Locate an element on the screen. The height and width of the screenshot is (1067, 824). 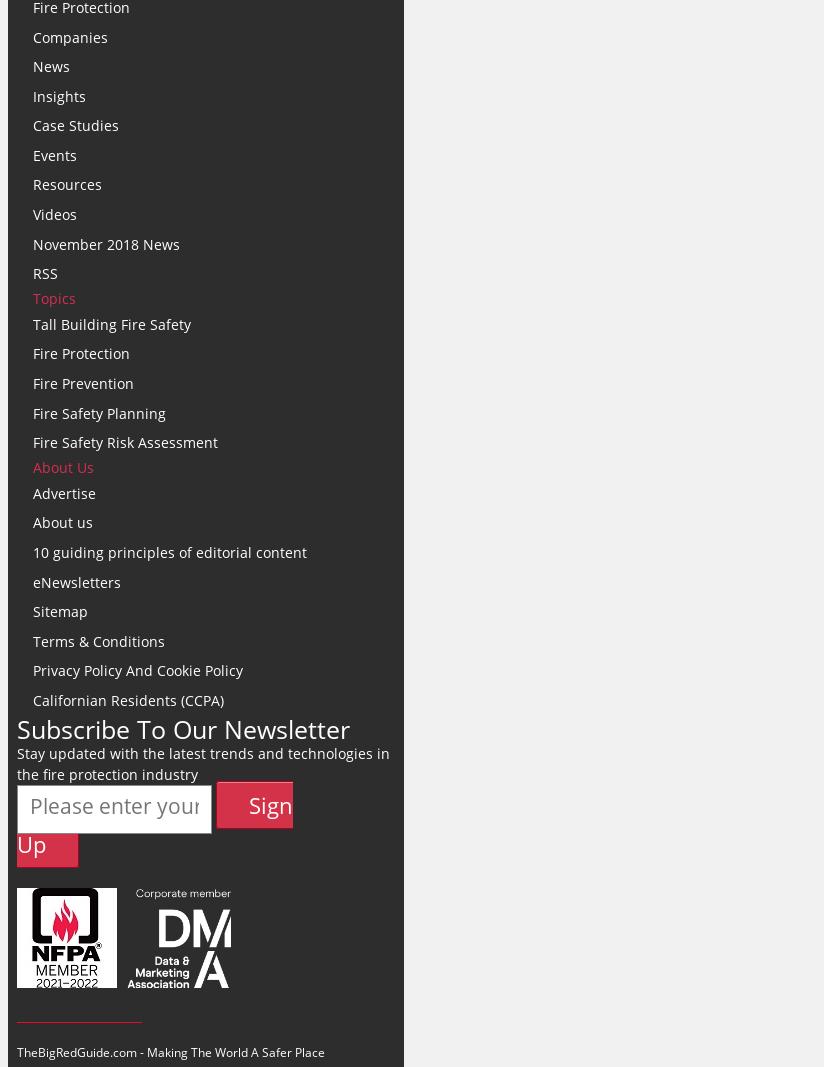
'About  us' is located at coordinates (63, 466).